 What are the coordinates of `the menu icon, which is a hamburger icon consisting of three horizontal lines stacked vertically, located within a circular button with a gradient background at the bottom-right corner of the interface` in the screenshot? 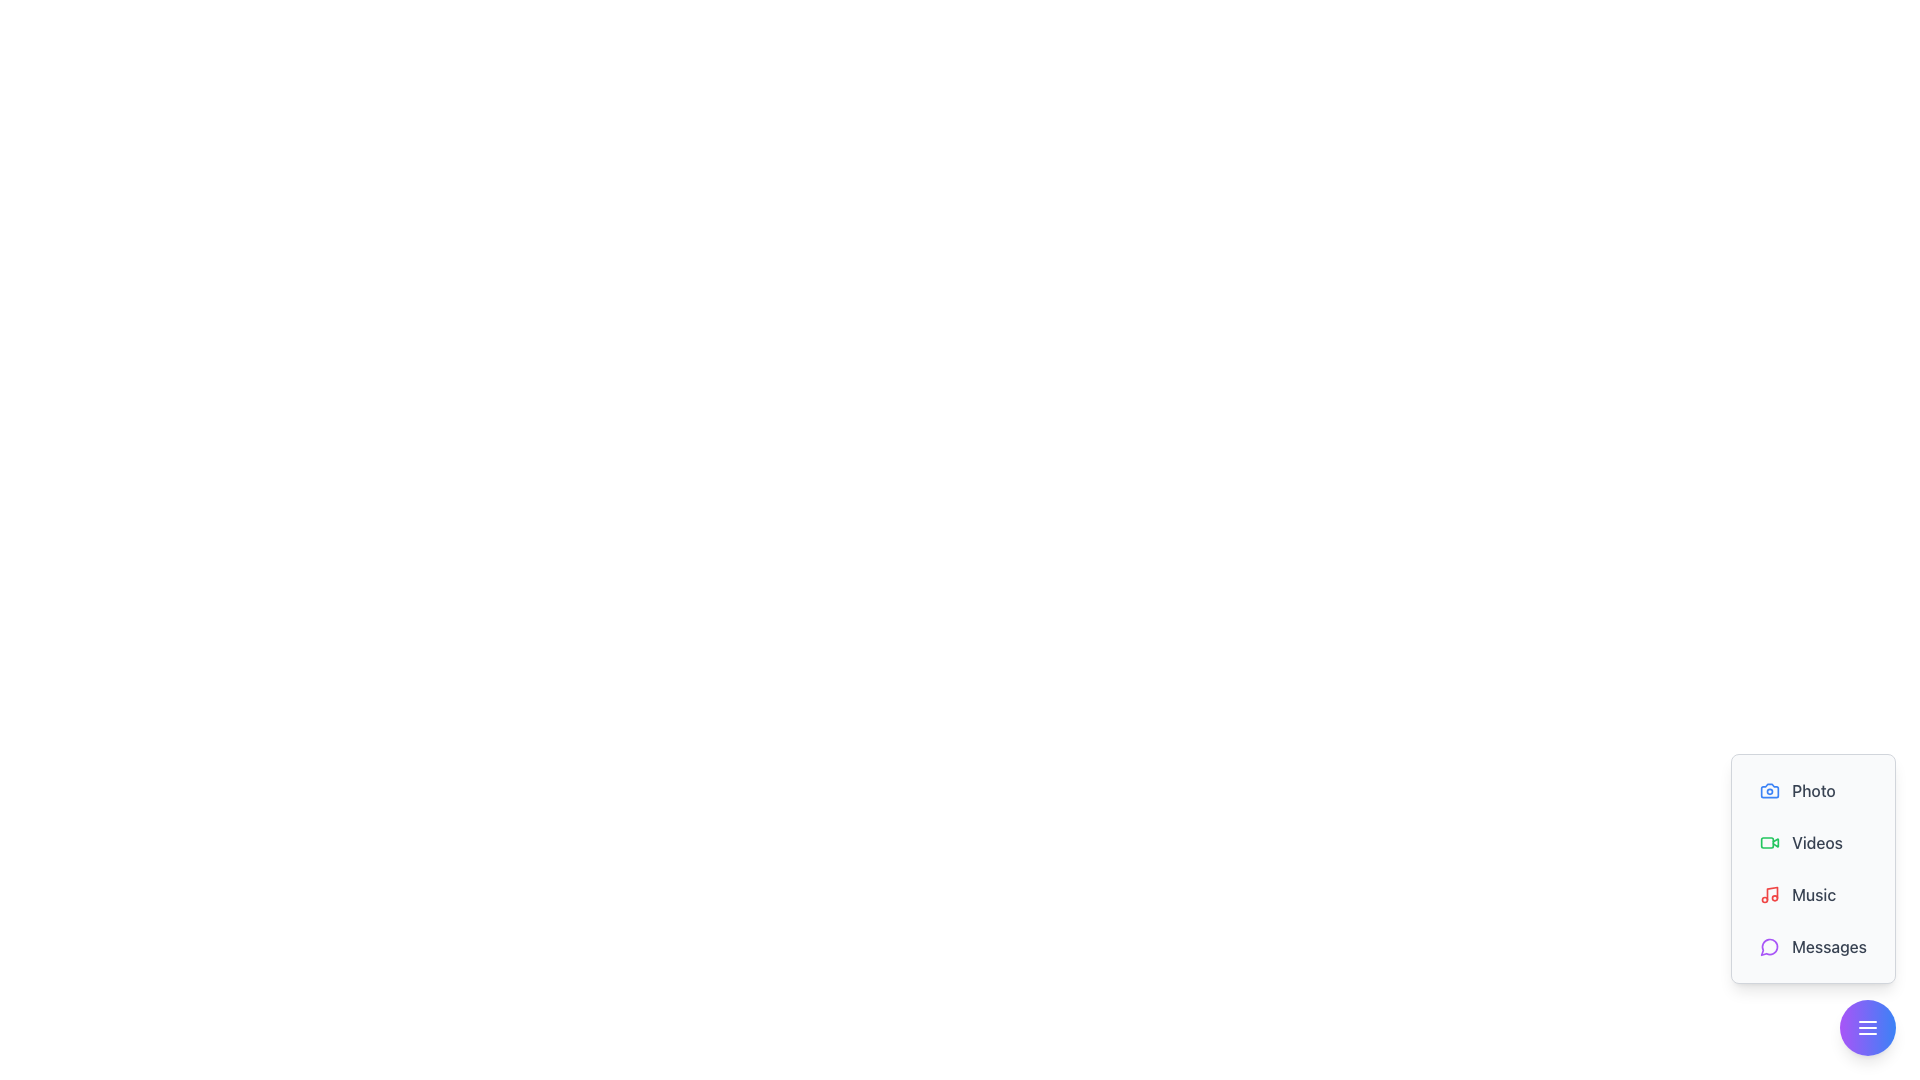 It's located at (1866, 1028).